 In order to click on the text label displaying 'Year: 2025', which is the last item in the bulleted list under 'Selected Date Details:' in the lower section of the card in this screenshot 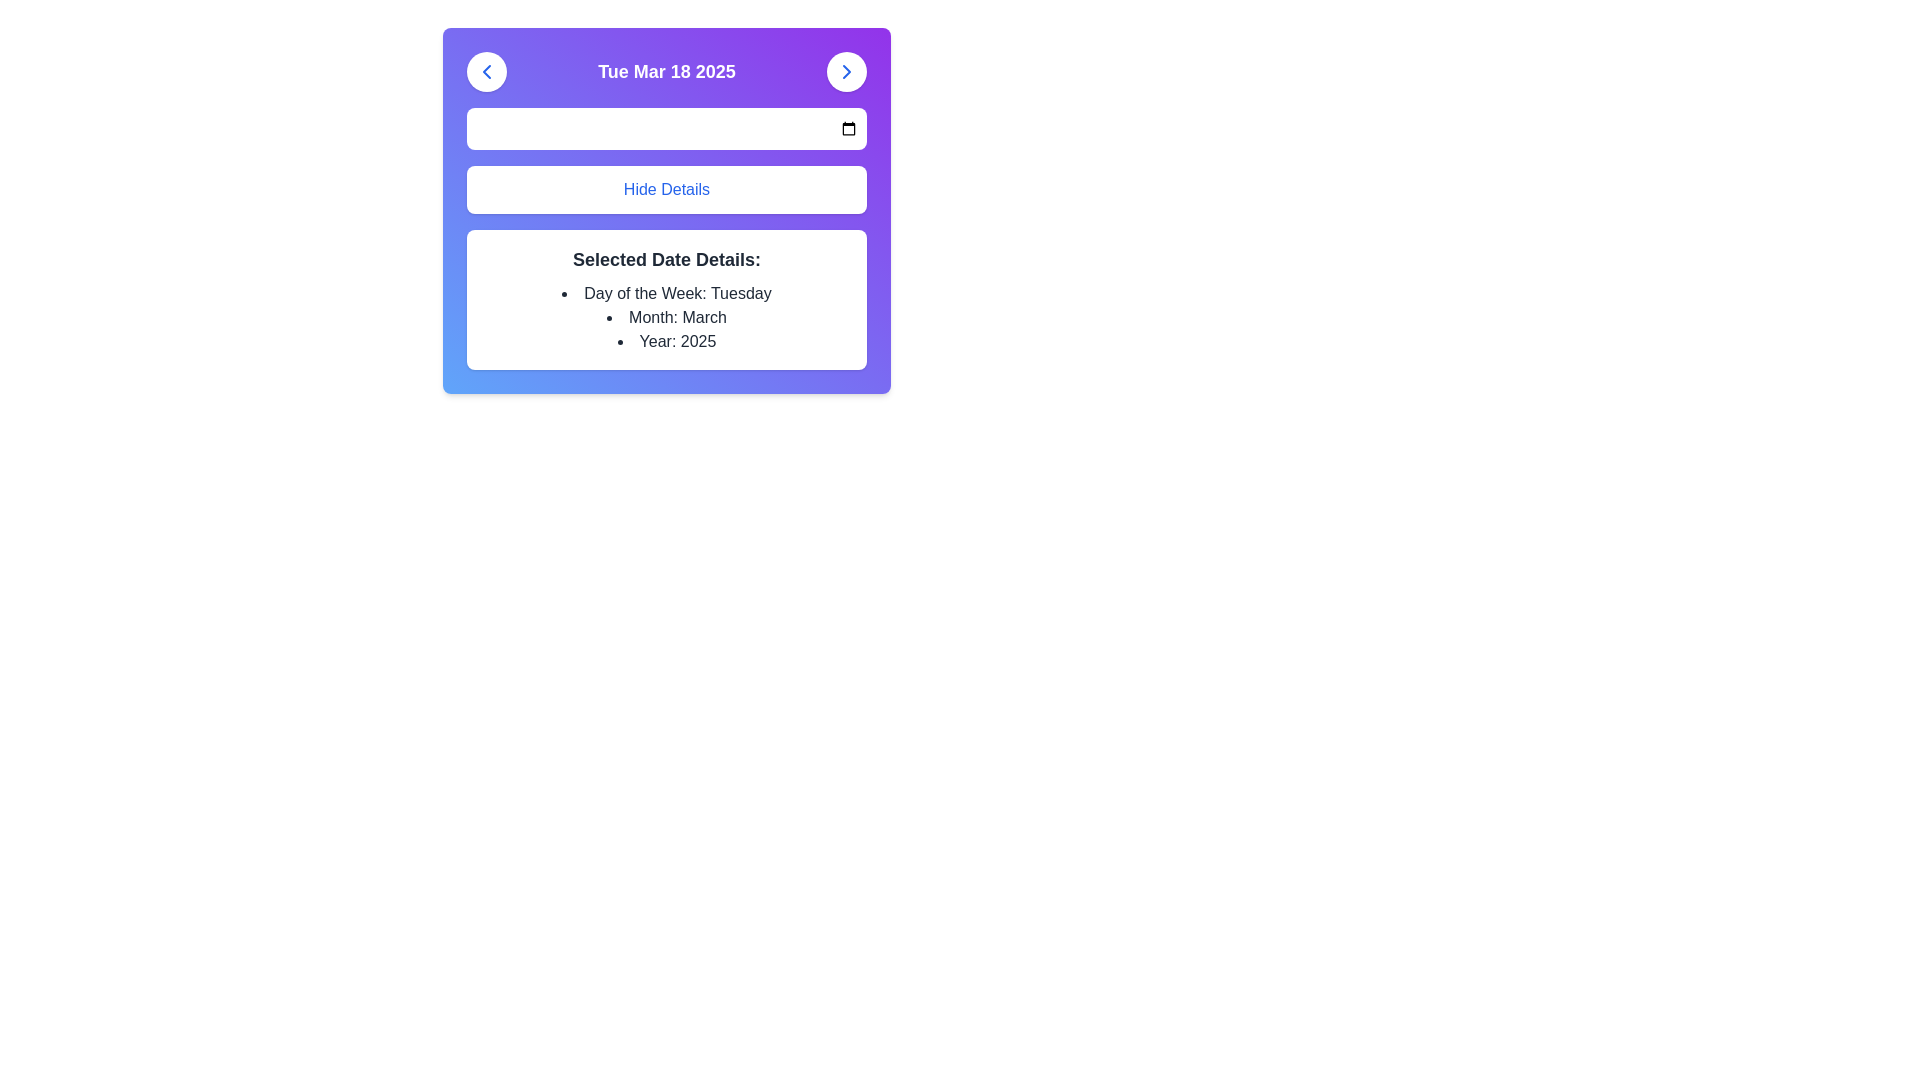, I will do `click(667, 341)`.